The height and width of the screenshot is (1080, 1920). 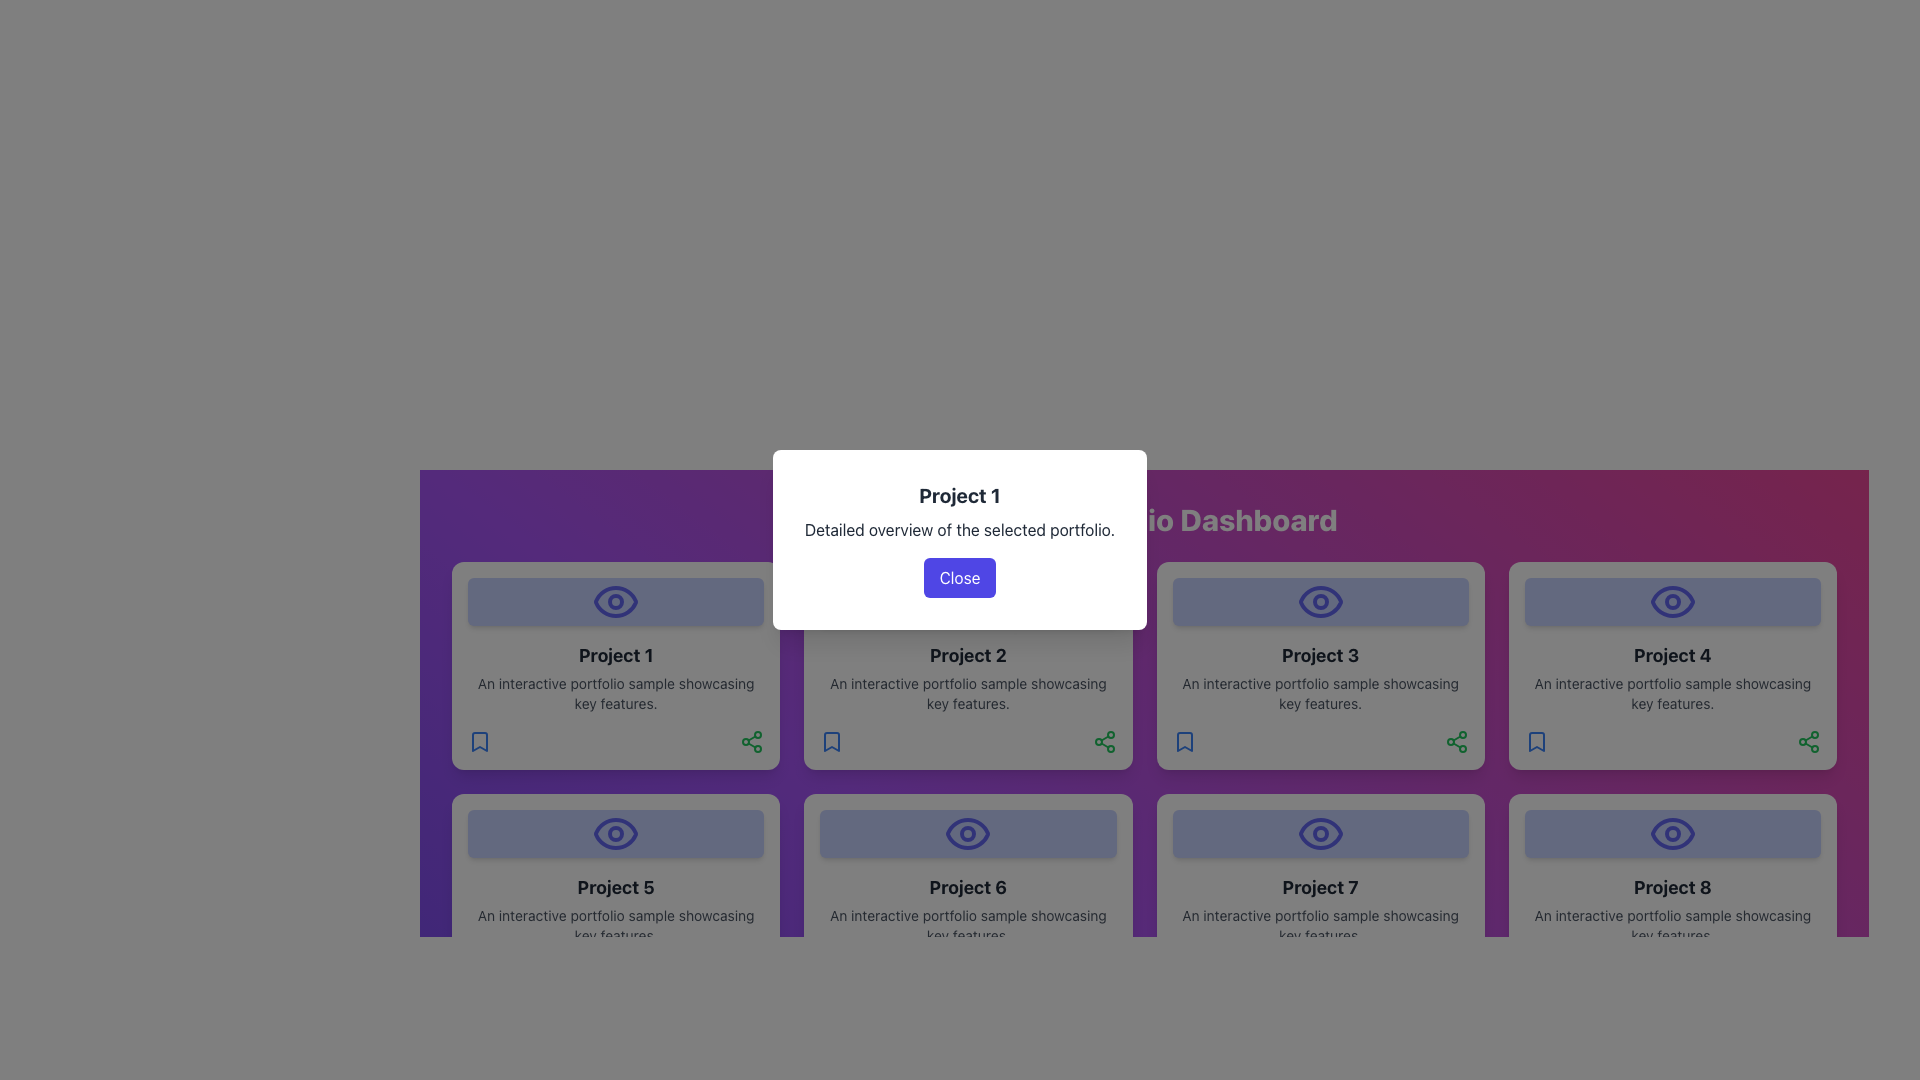 I want to click on the eye icon in the second column, second row of the grid layout, which indicates a visibility or preview feature for 'Project 7', so click(x=1320, y=833).